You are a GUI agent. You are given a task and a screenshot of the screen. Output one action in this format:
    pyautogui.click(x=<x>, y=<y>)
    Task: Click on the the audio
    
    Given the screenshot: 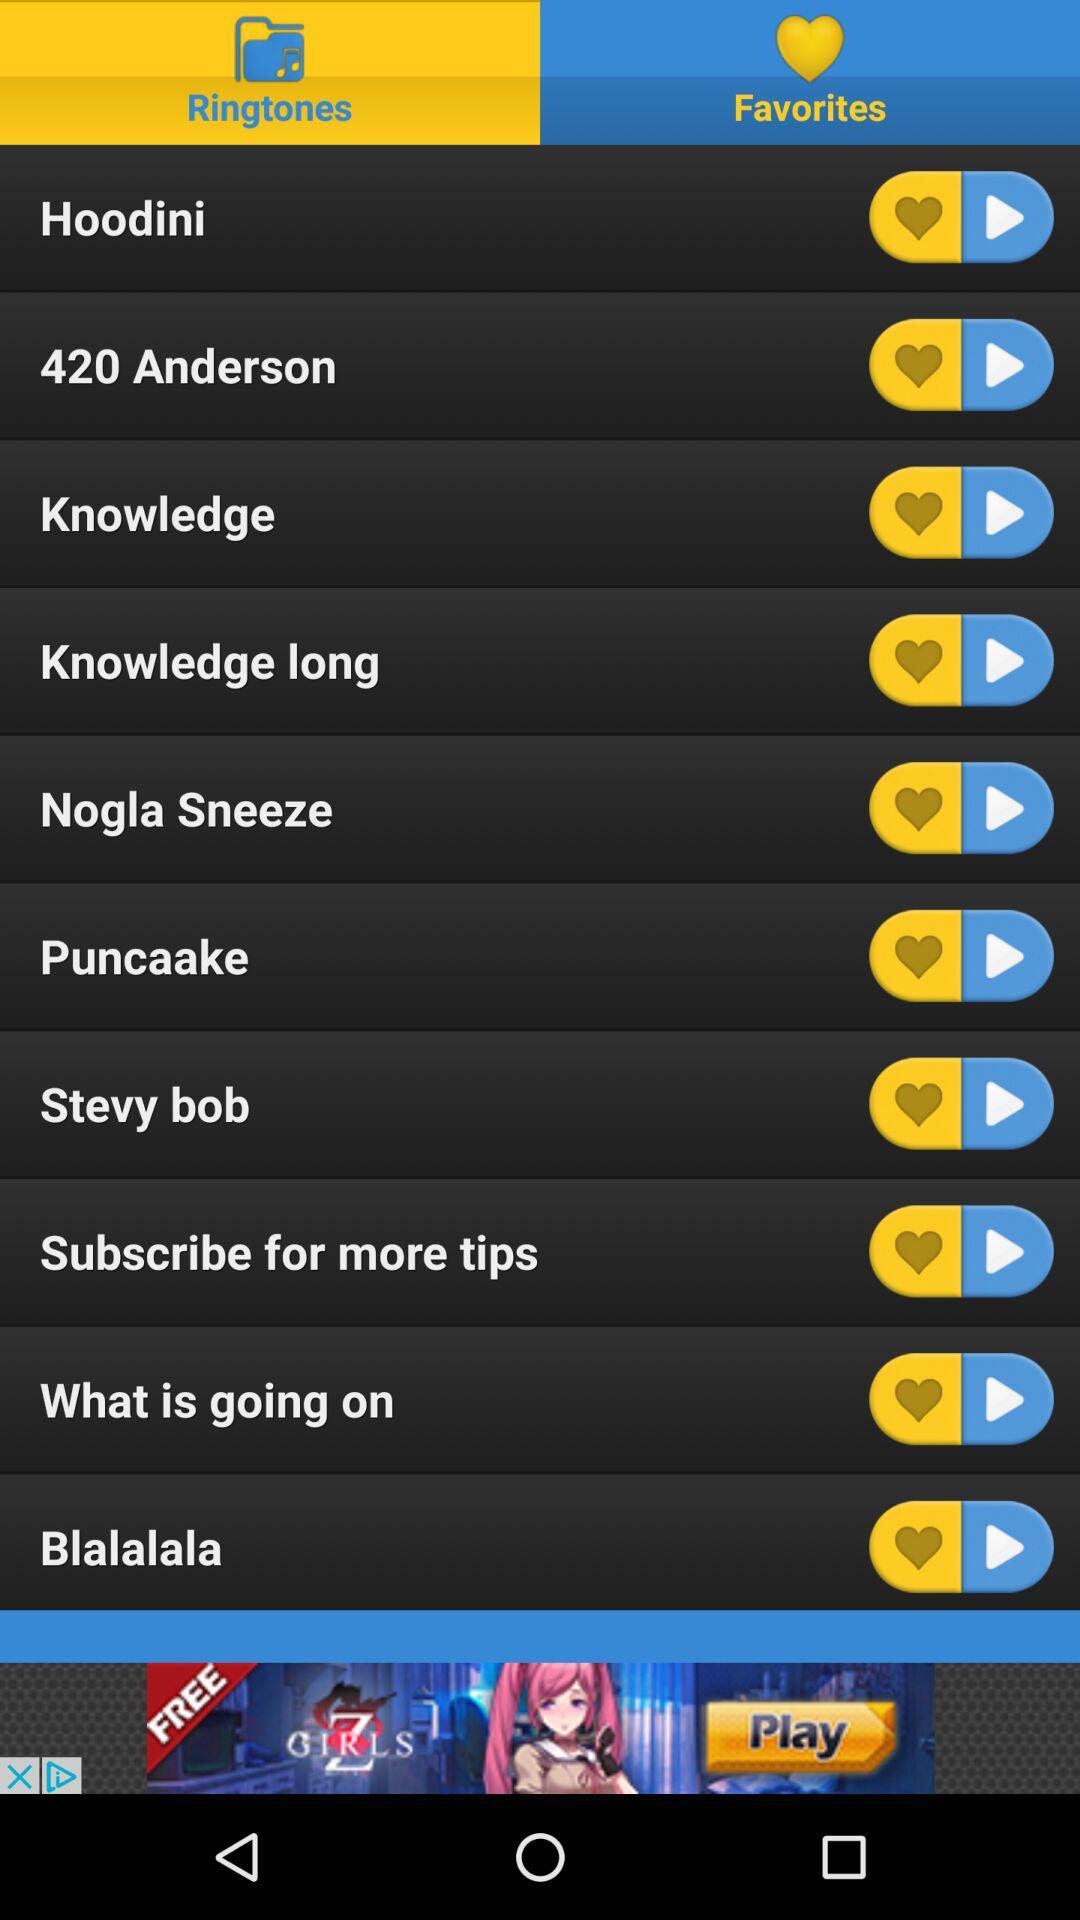 What is the action you would take?
    pyautogui.click(x=1007, y=1250)
    